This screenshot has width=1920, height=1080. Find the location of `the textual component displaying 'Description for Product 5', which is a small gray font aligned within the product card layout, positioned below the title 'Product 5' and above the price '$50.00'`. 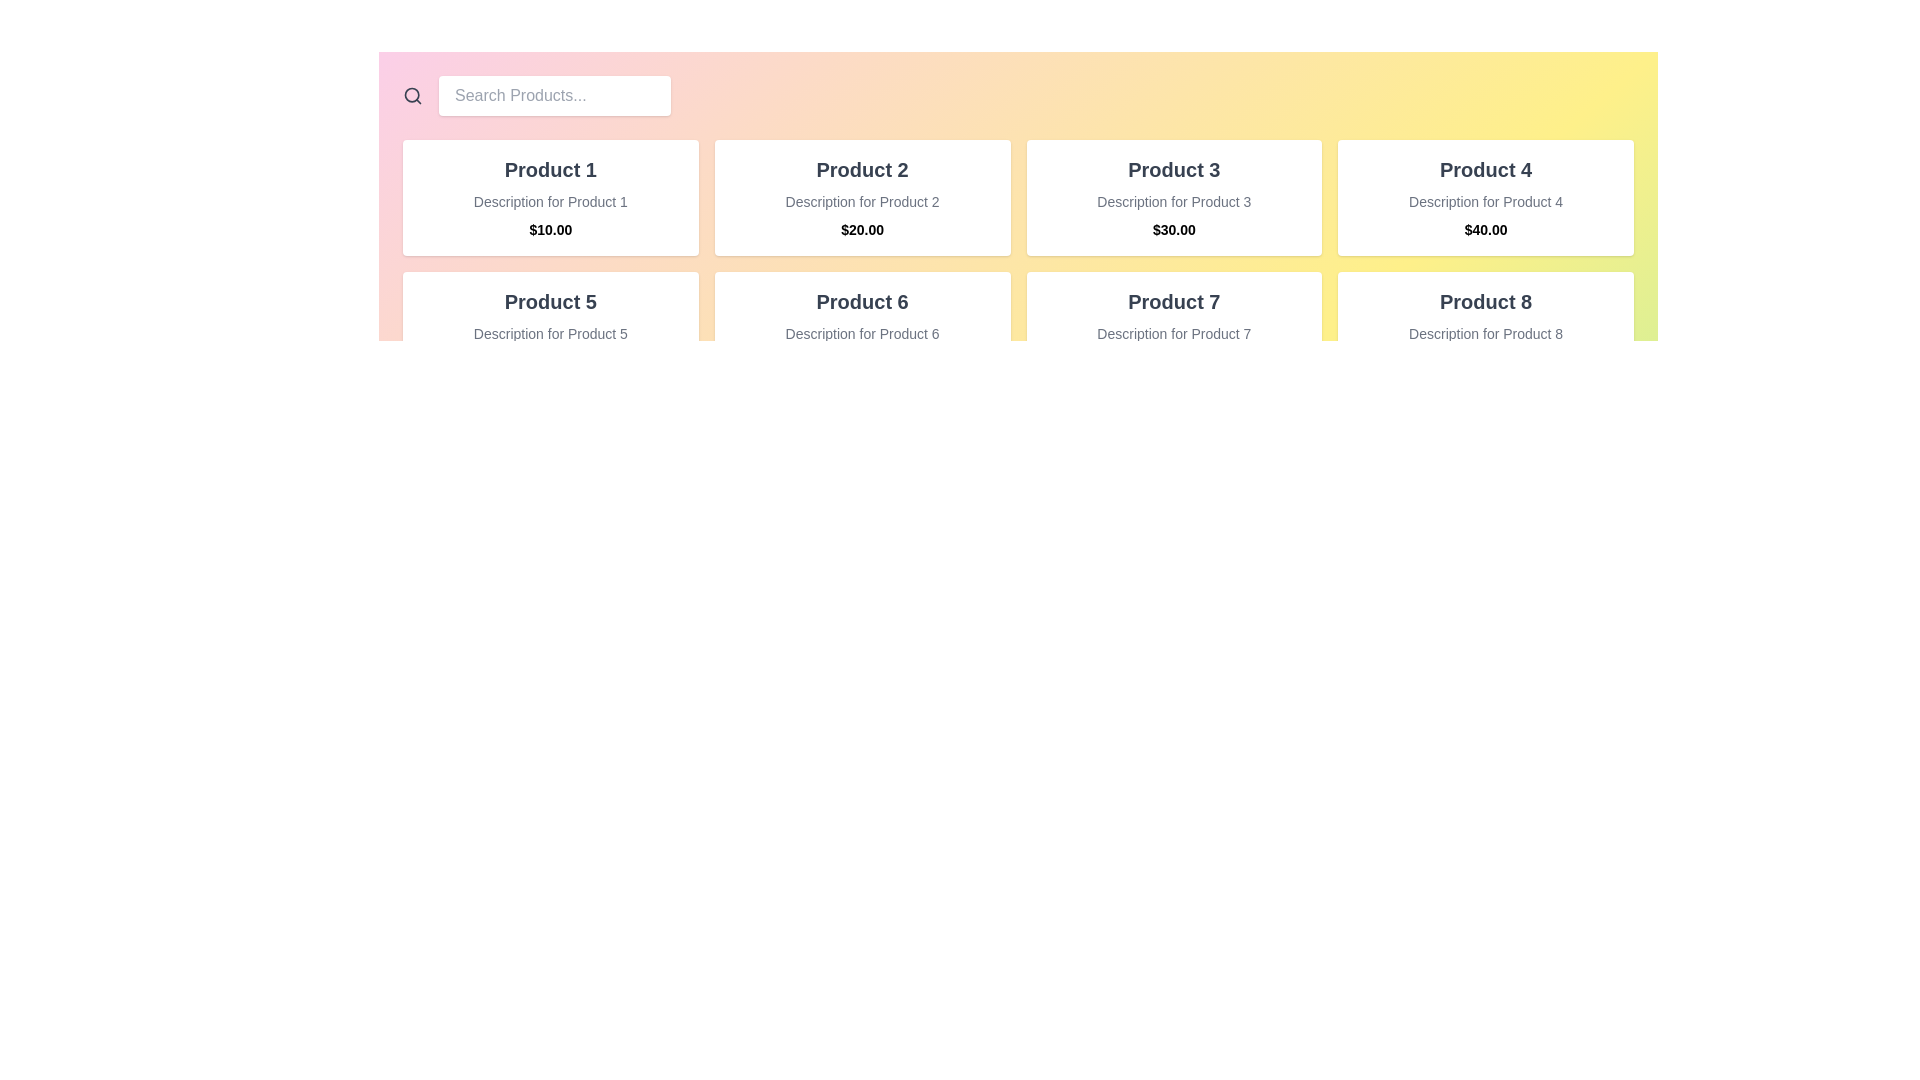

the textual component displaying 'Description for Product 5', which is a small gray font aligned within the product card layout, positioned below the title 'Product 5' and above the price '$50.00' is located at coordinates (550, 333).